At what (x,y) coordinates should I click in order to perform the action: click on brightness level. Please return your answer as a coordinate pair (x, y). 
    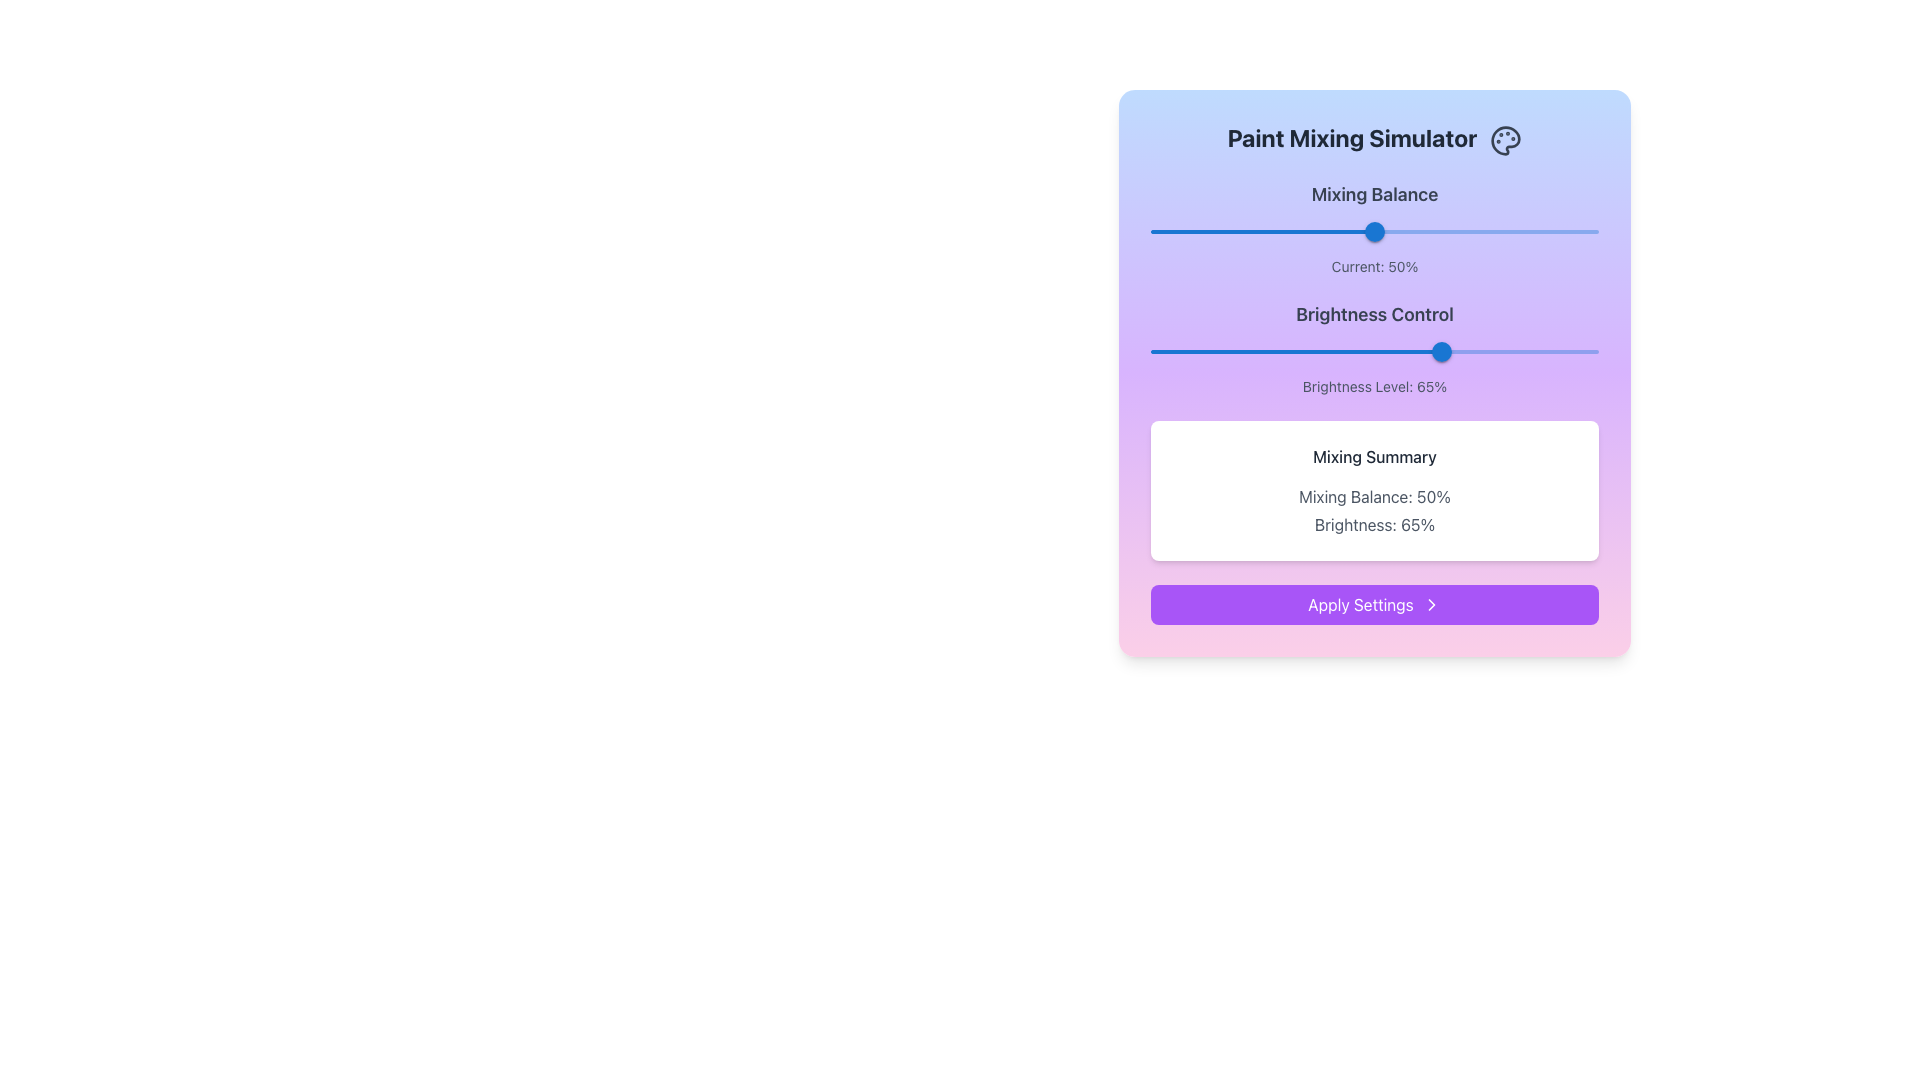
    Looking at the image, I should click on (1221, 350).